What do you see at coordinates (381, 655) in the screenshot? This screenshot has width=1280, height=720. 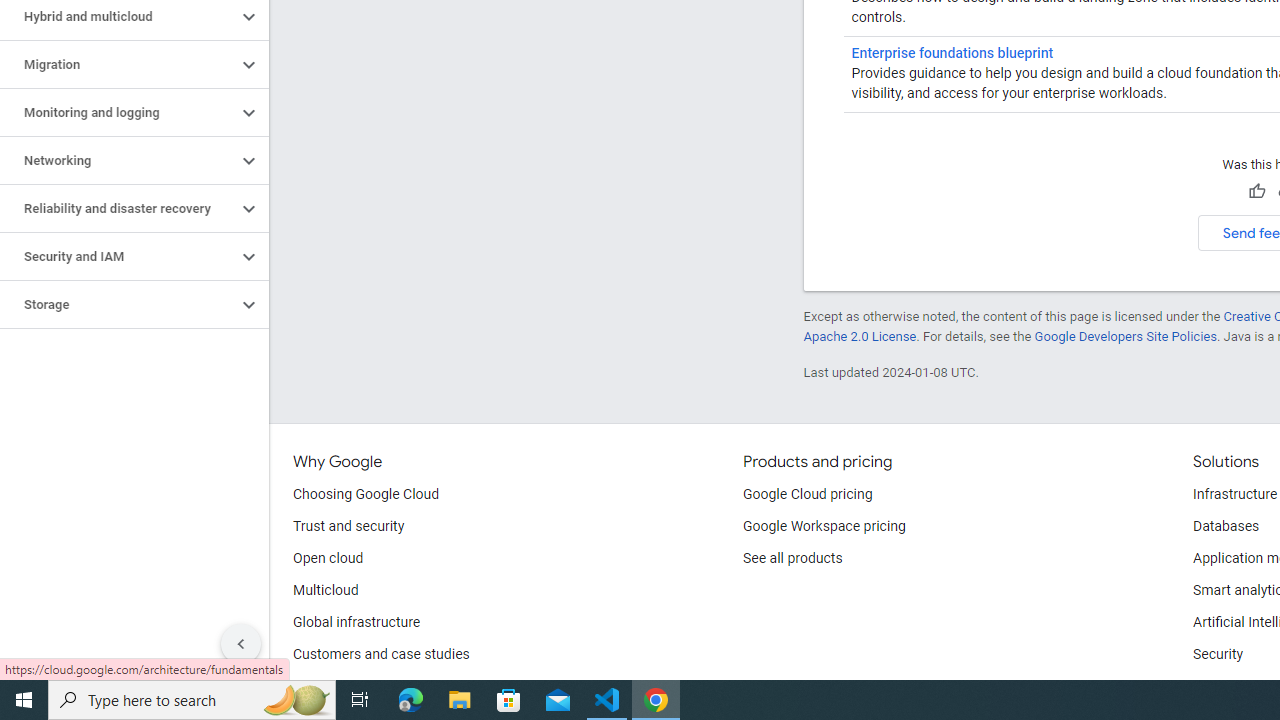 I see `'Customers and case studies'` at bounding box center [381, 655].